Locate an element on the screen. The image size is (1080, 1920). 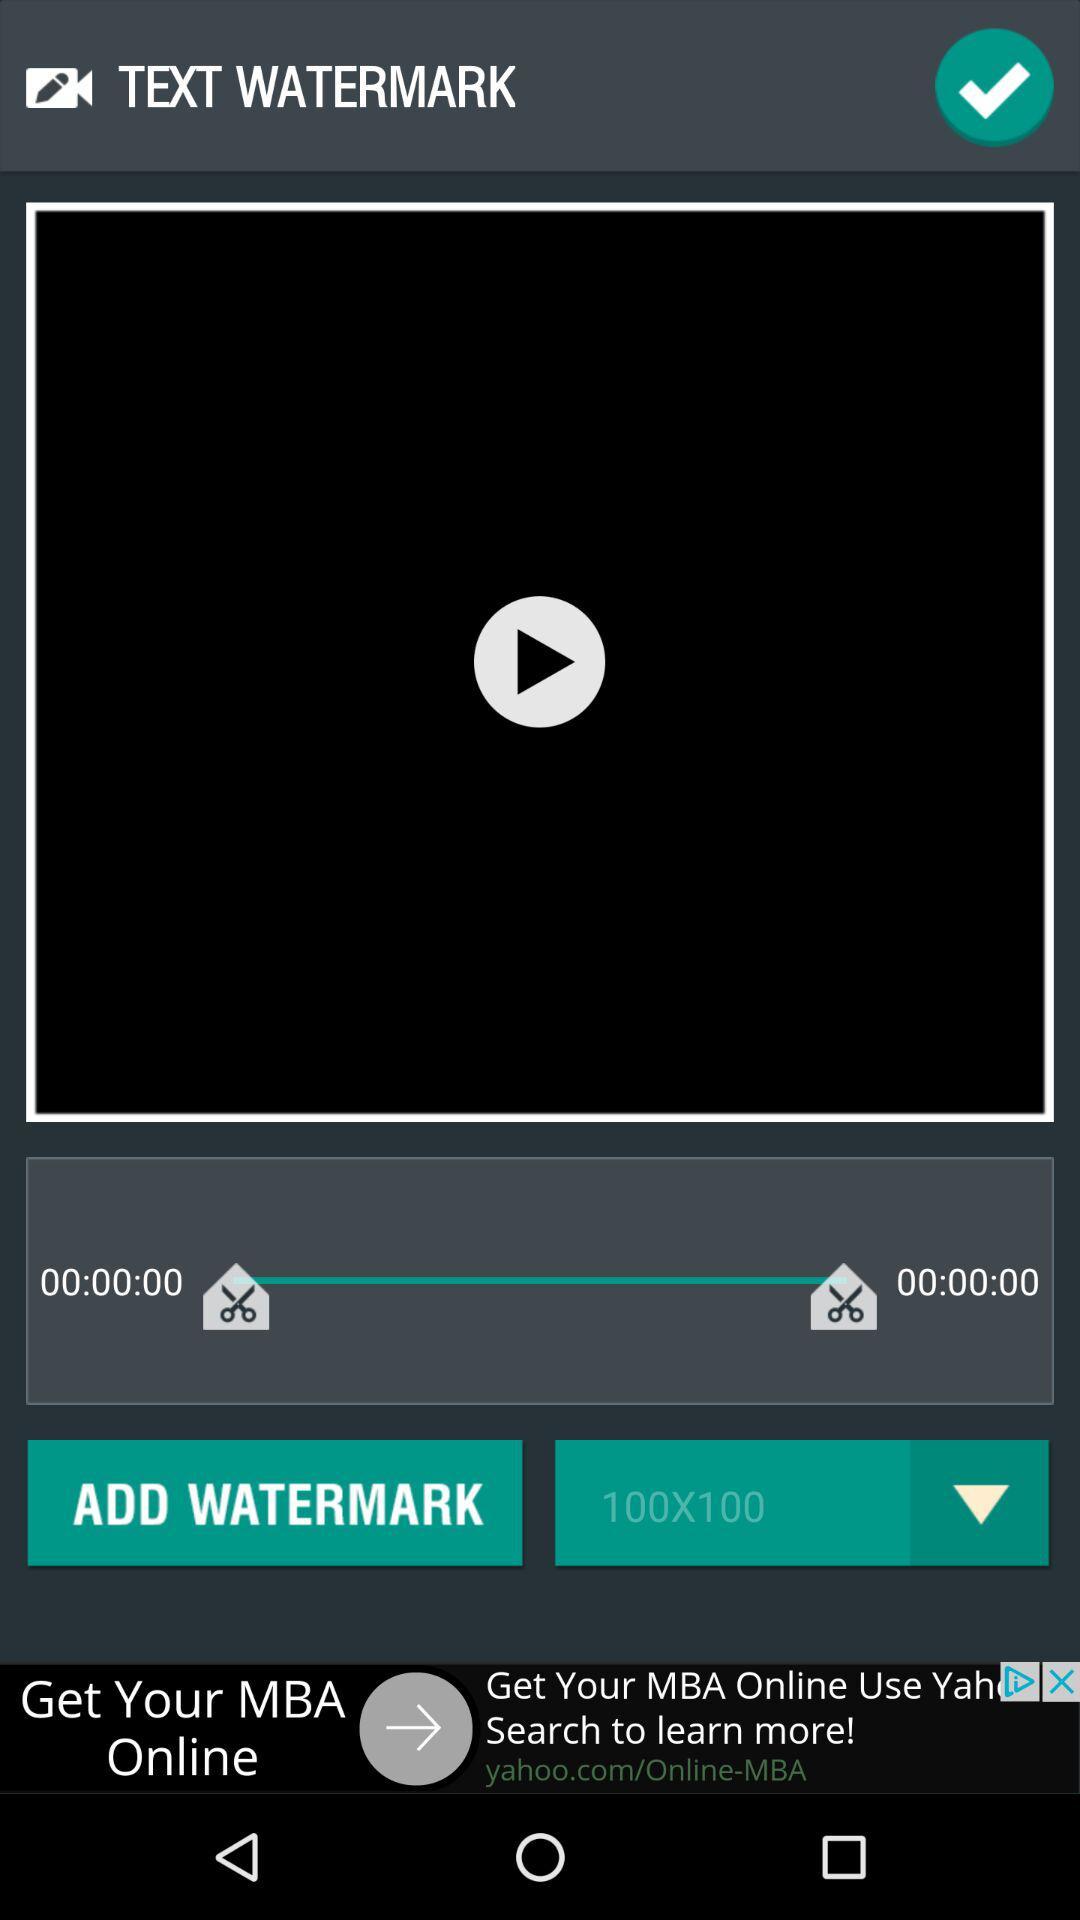
watermark is located at coordinates (276, 1505).